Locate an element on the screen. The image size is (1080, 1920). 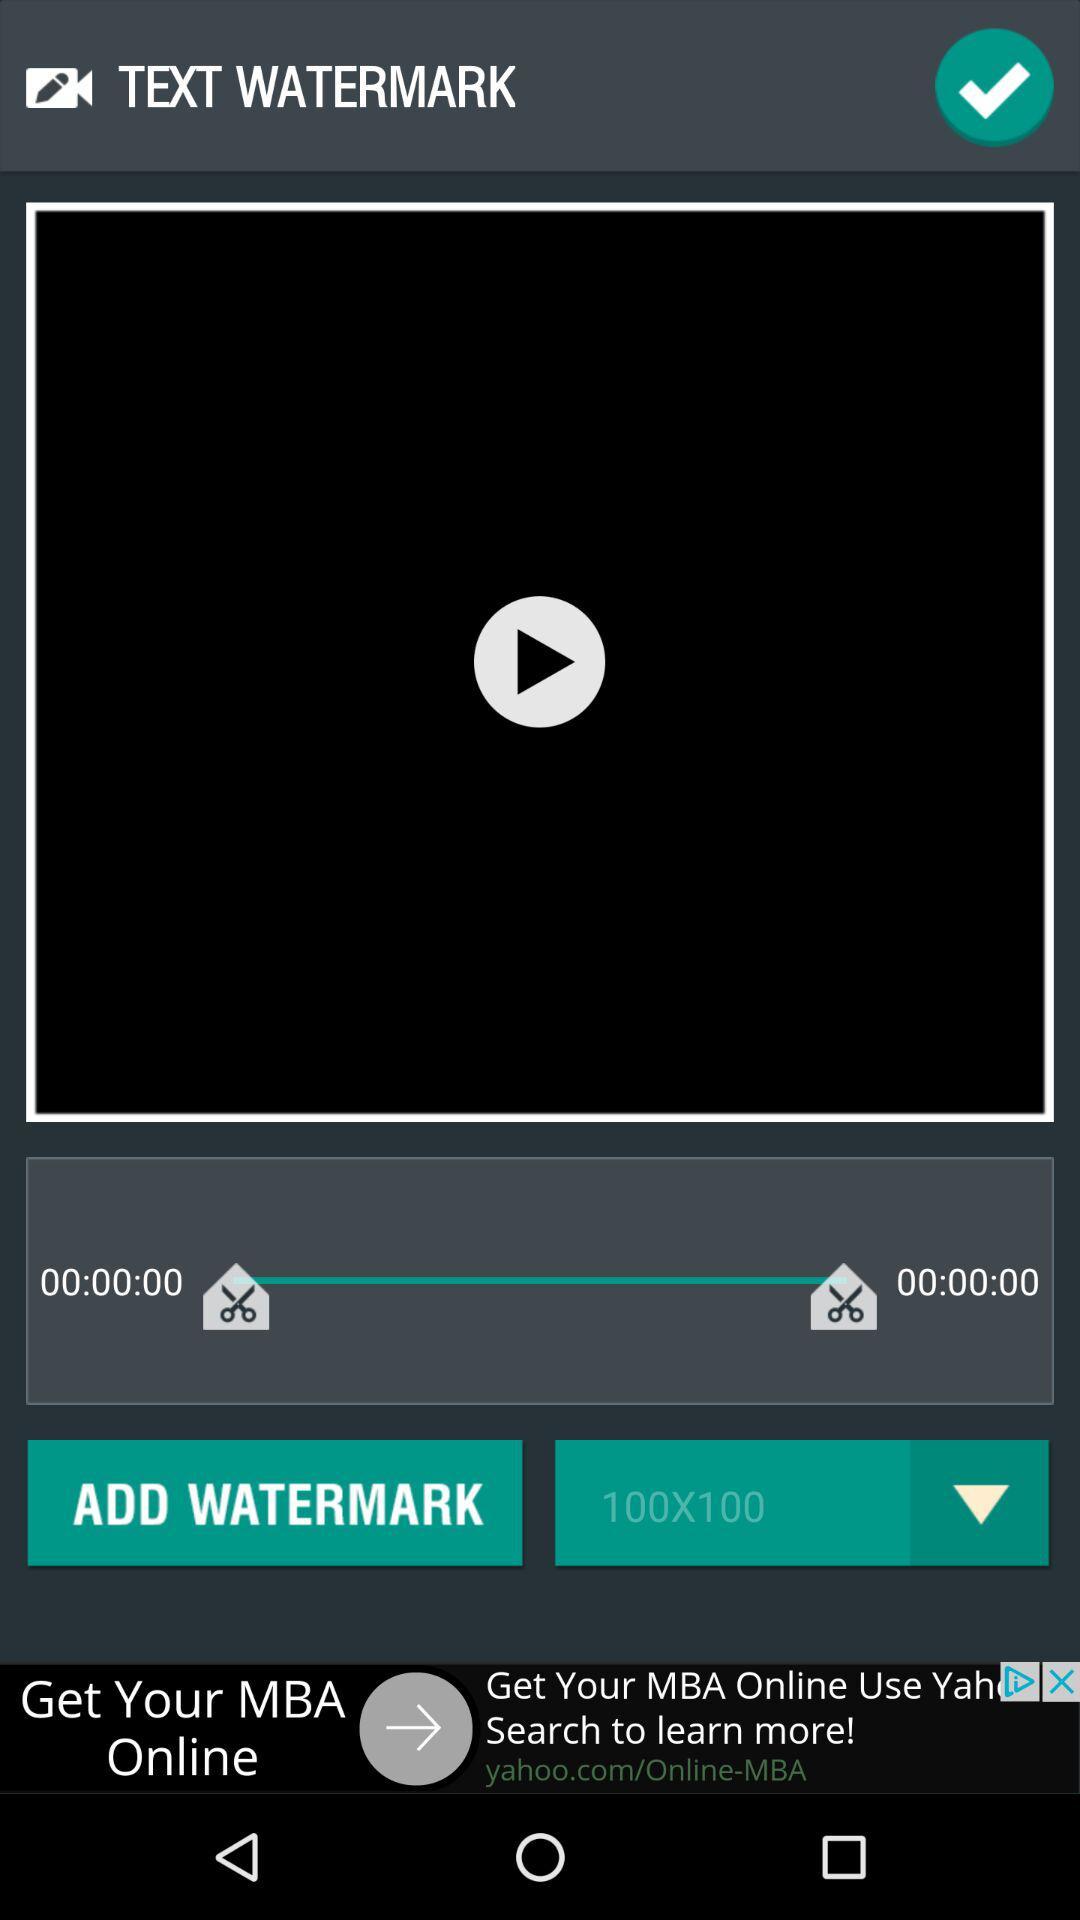
watermark is located at coordinates (276, 1505).